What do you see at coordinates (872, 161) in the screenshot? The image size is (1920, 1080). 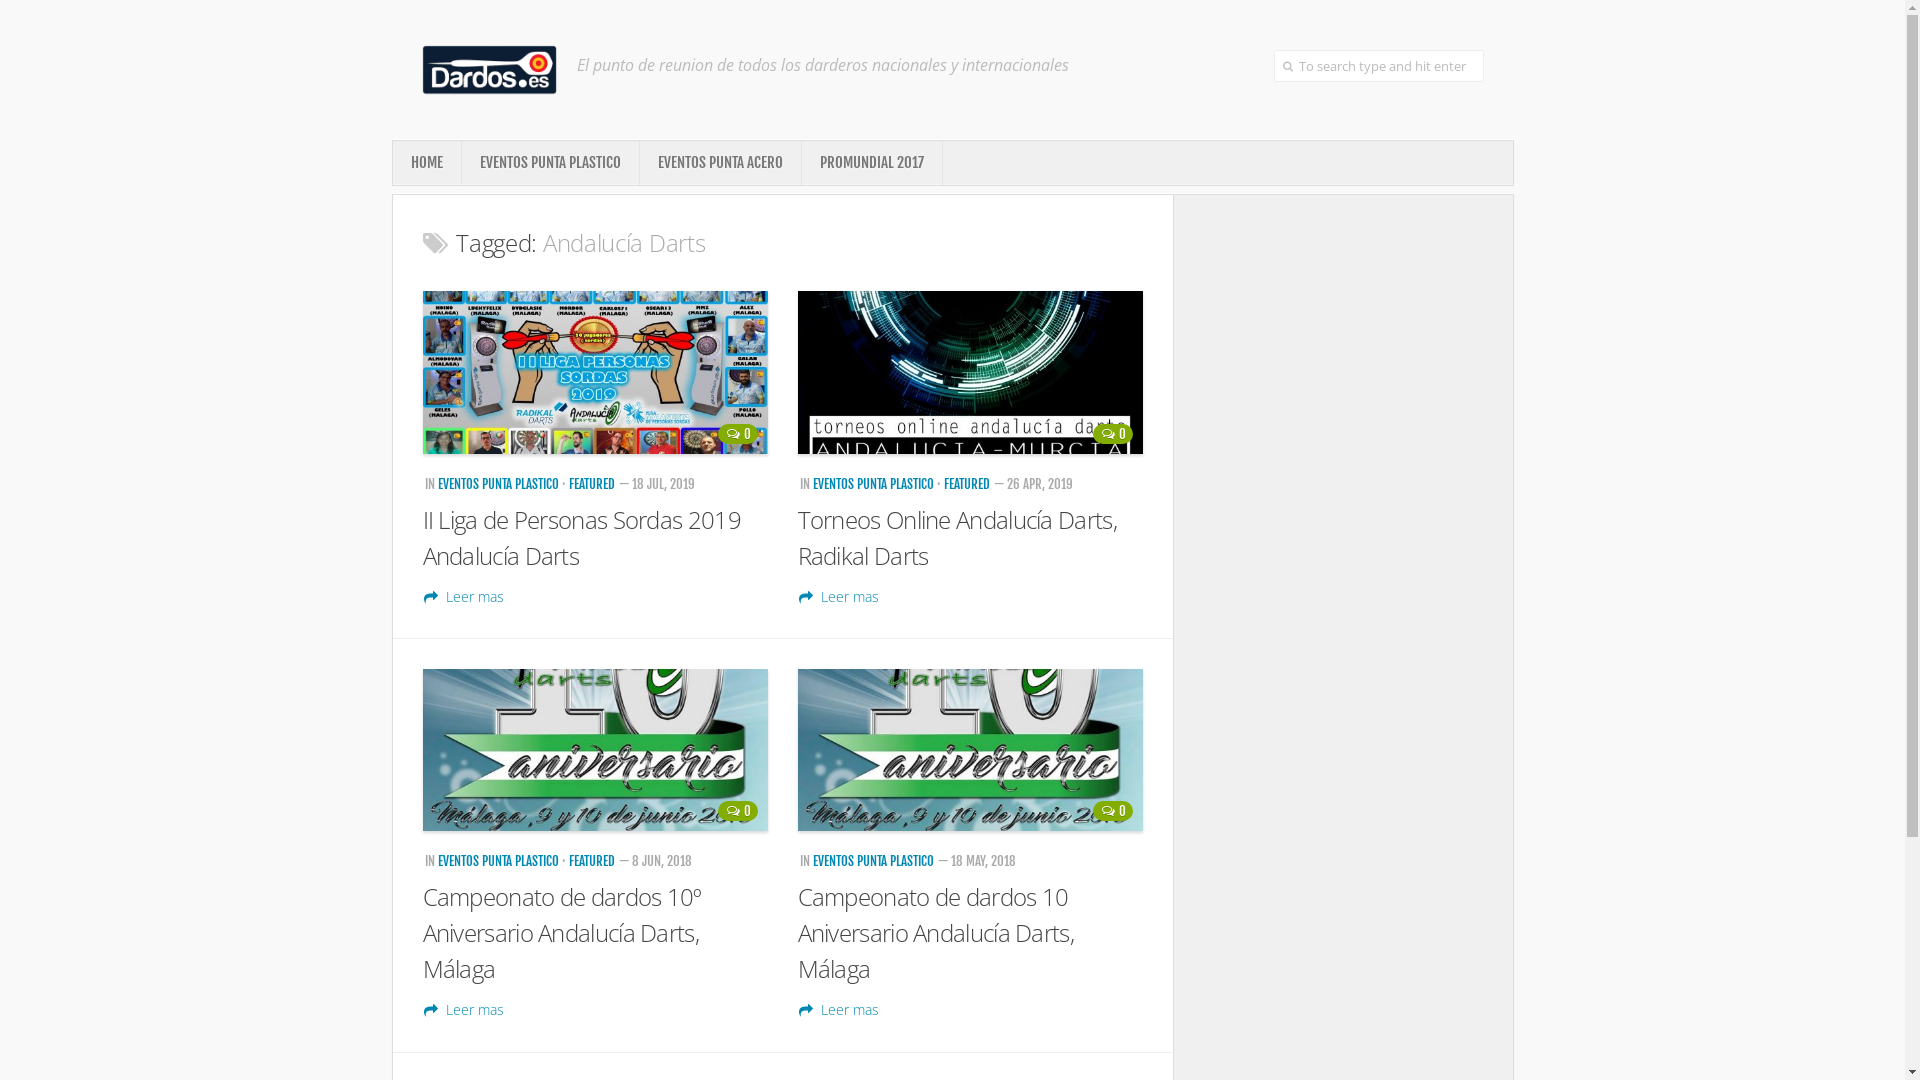 I see `'PROMUNDIAL 2017'` at bounding box center [872, 161].